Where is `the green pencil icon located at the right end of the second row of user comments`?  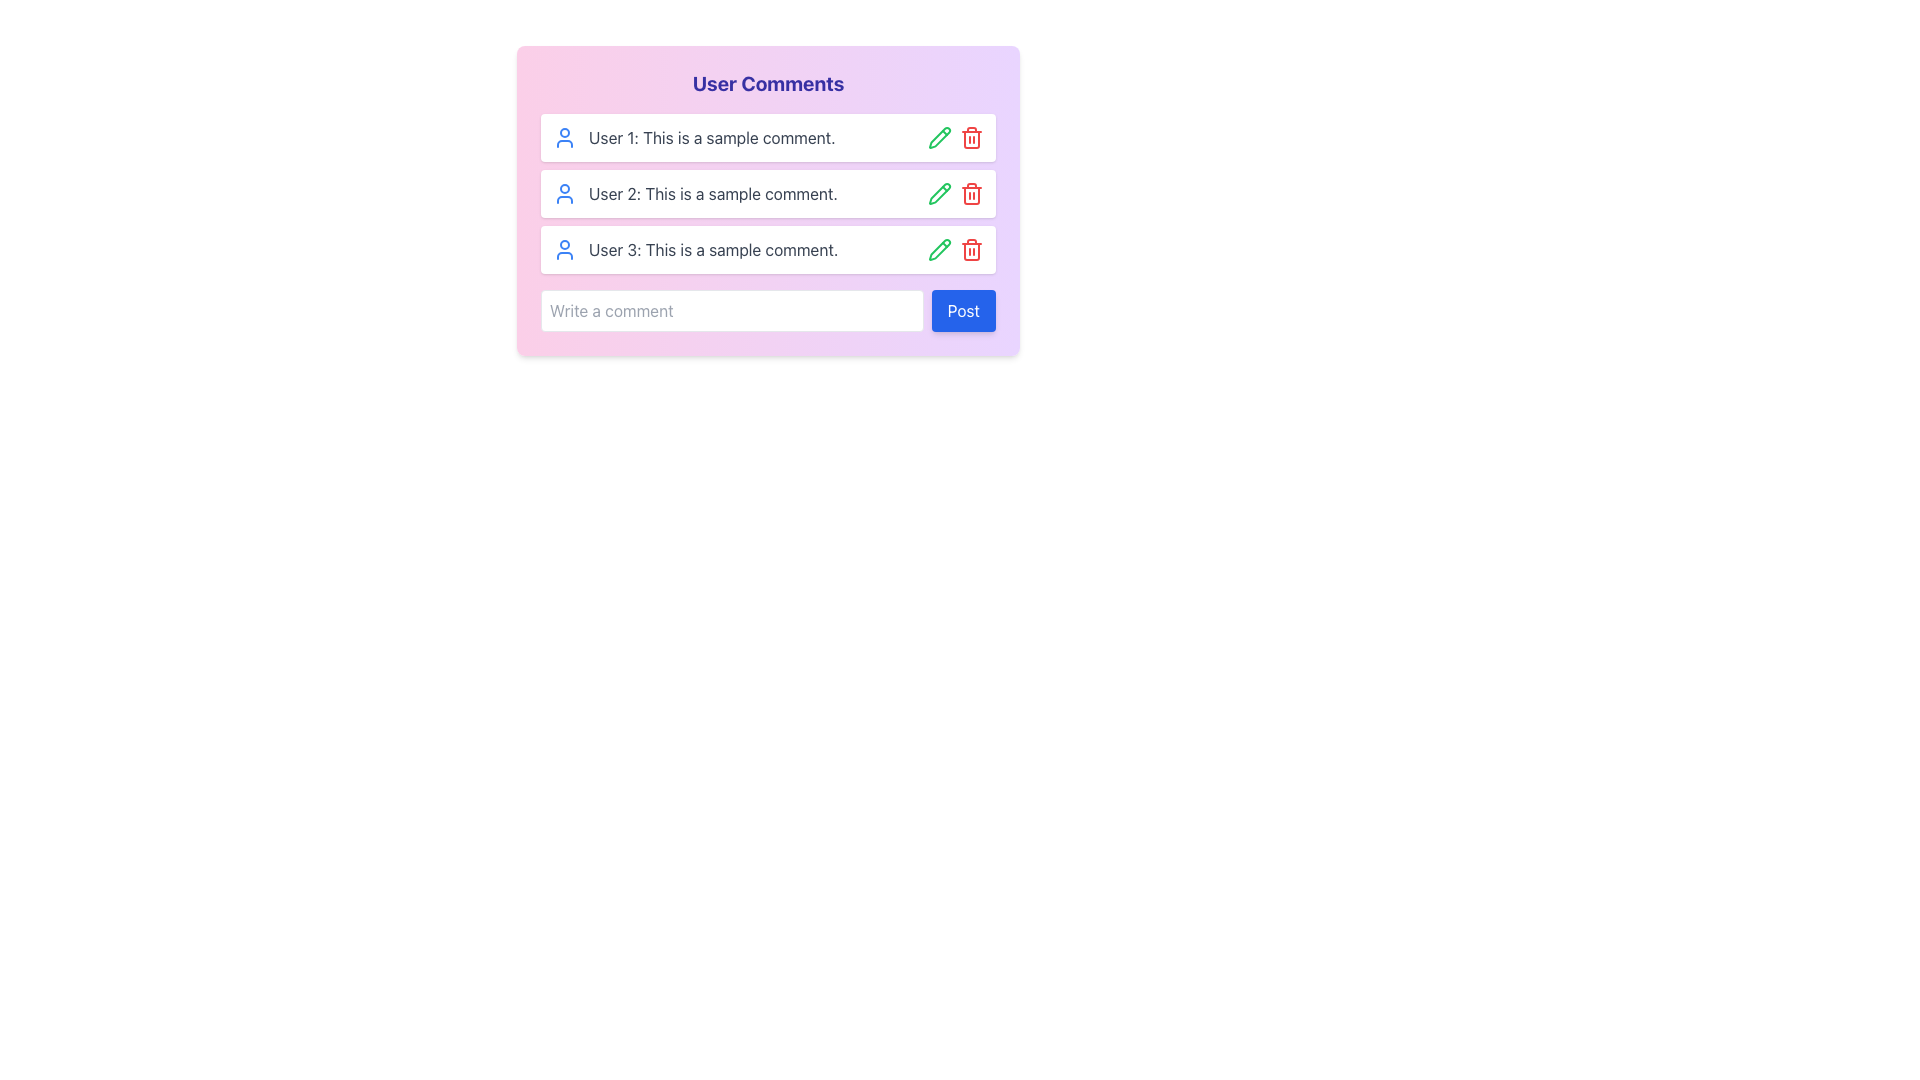 the green pencil icon located at the right end of the second row of user comments is located at coordinates (939, 137).